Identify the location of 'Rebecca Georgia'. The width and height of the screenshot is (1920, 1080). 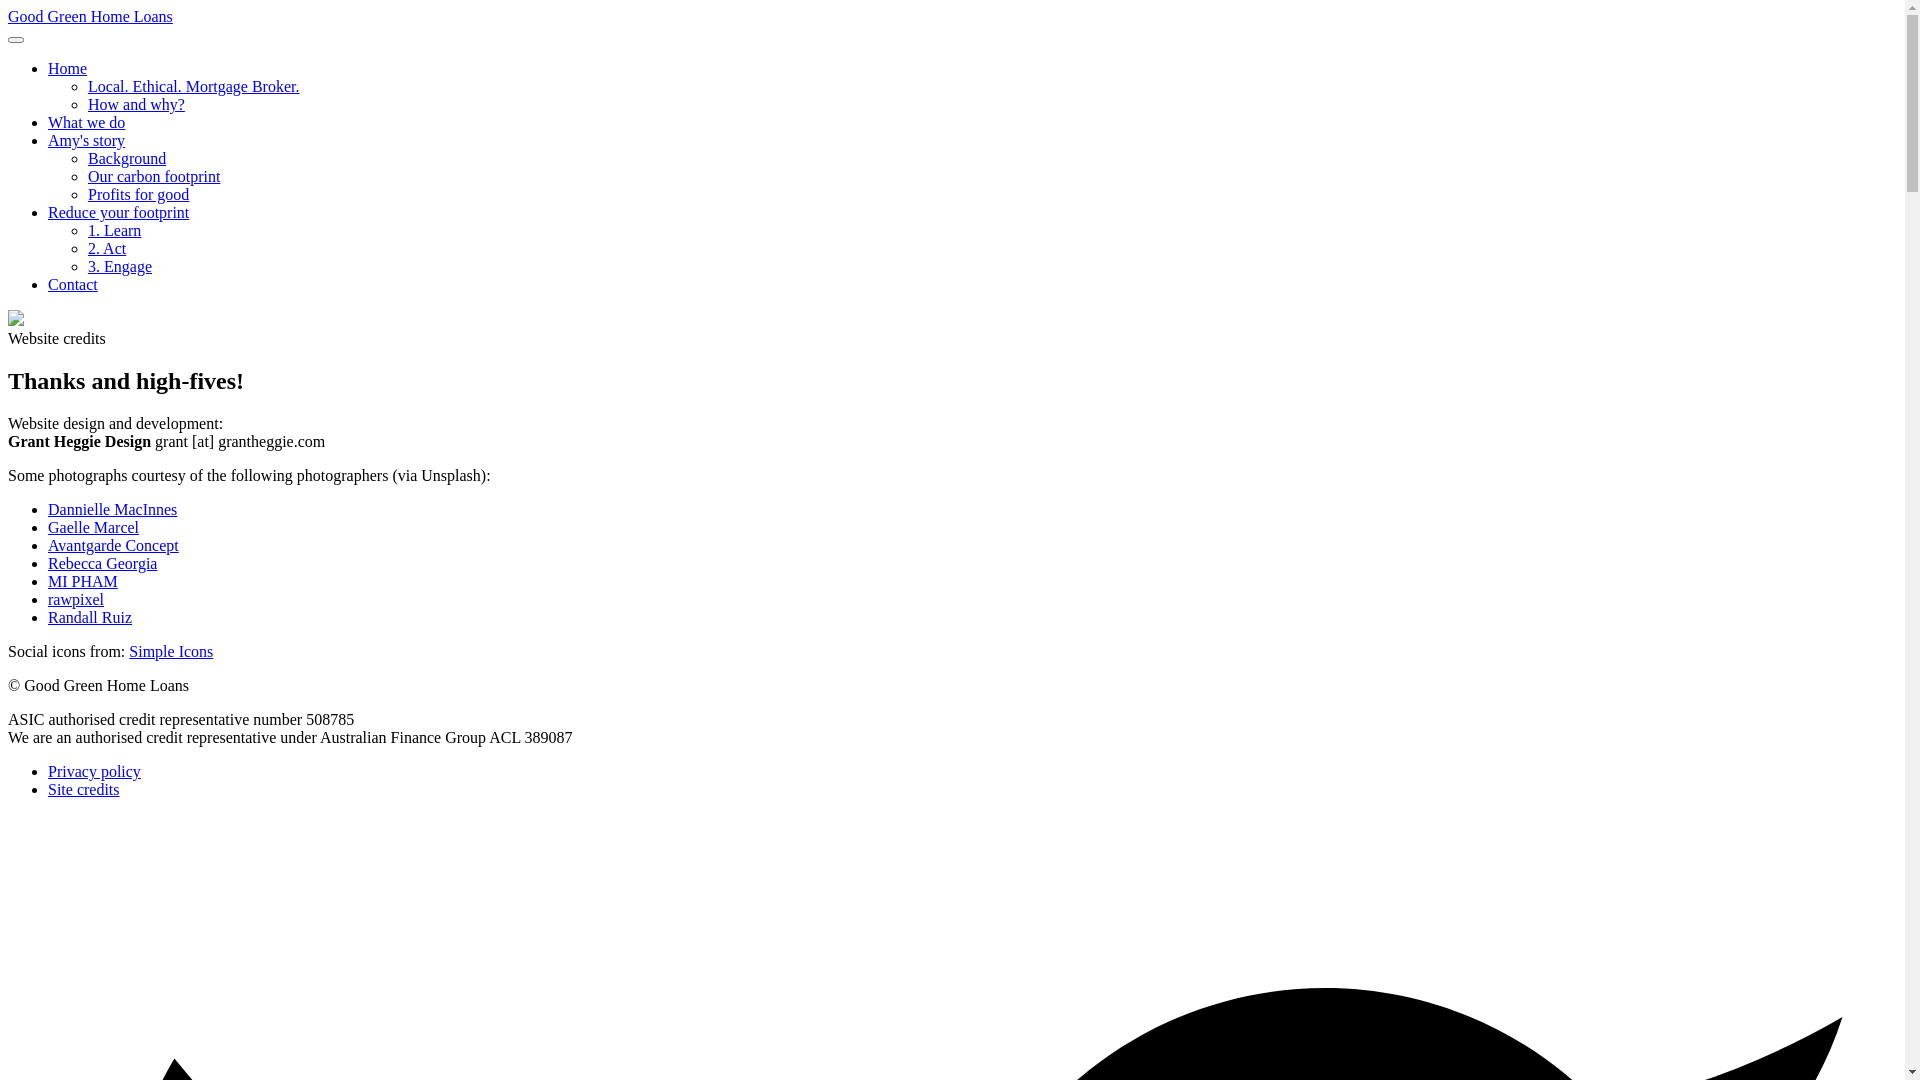
(48, 563).